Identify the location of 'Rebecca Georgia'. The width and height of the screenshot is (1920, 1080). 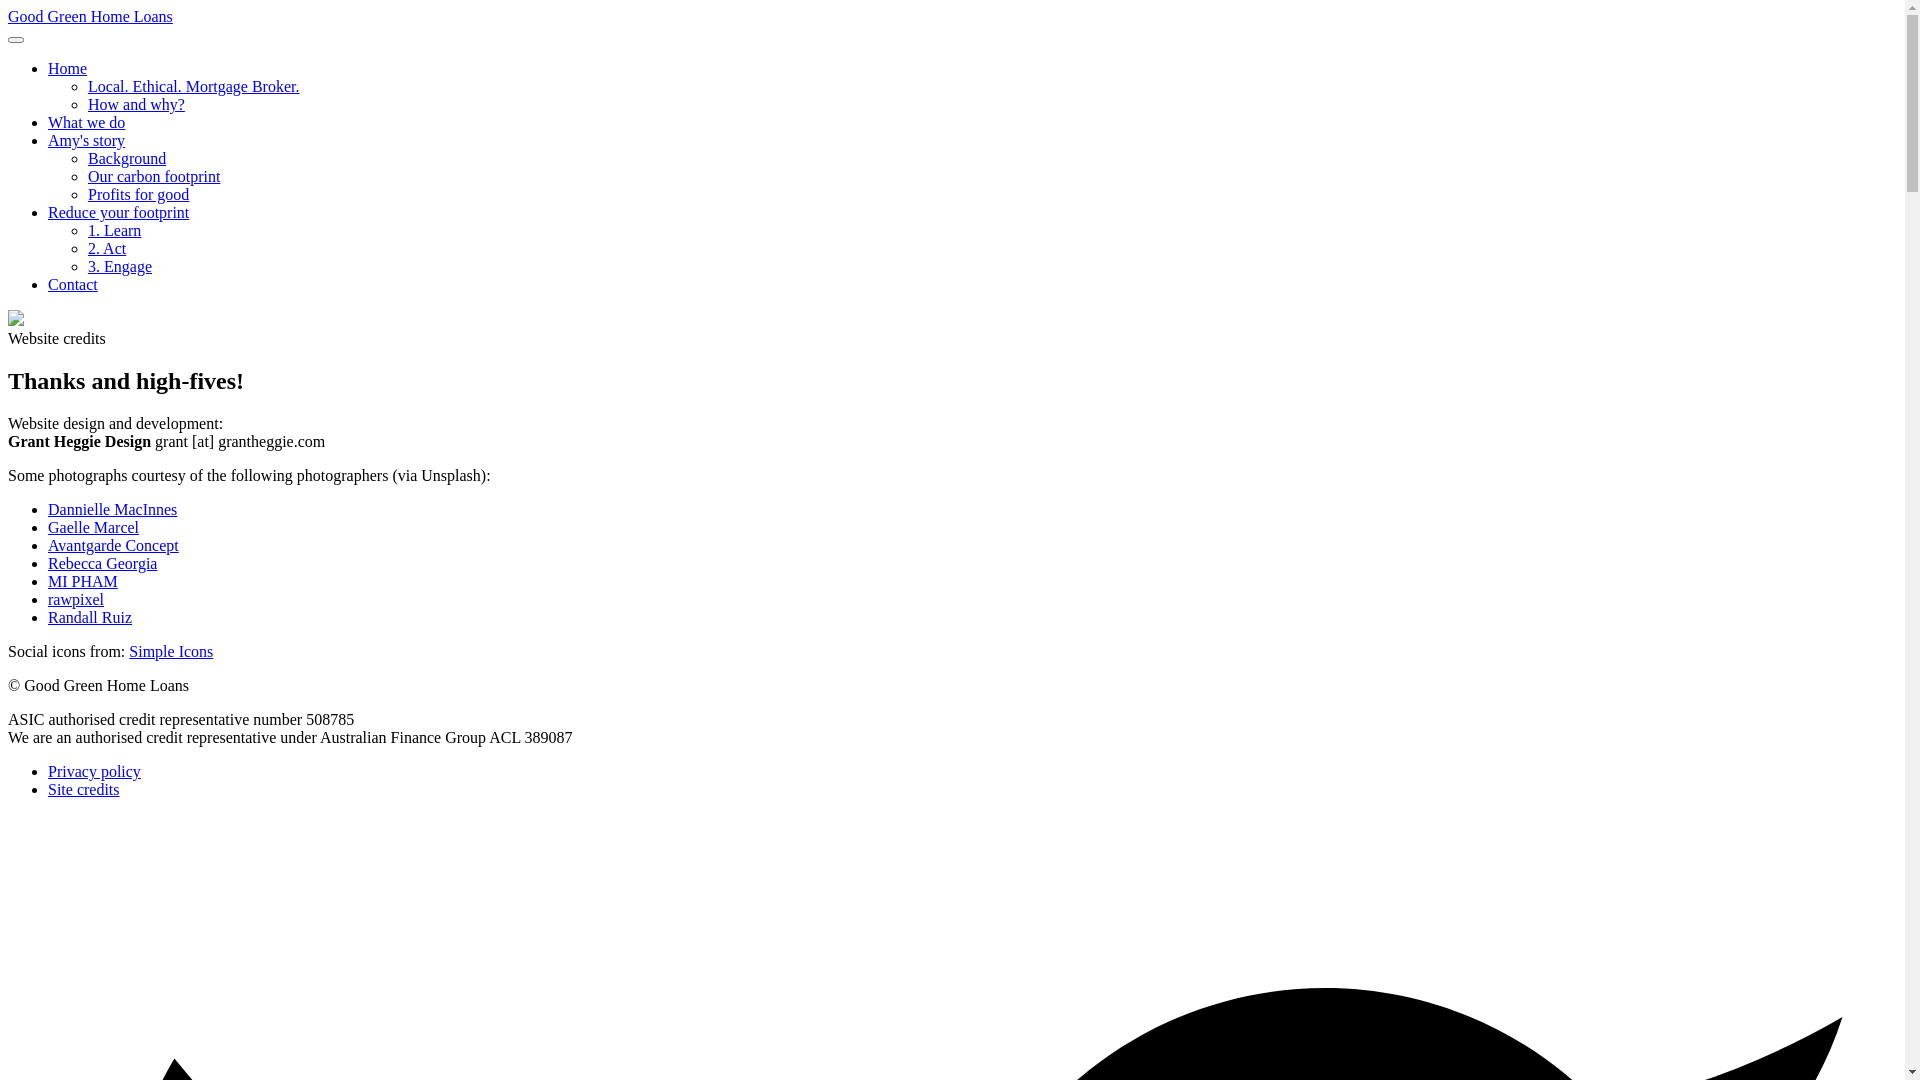
(48, 563).